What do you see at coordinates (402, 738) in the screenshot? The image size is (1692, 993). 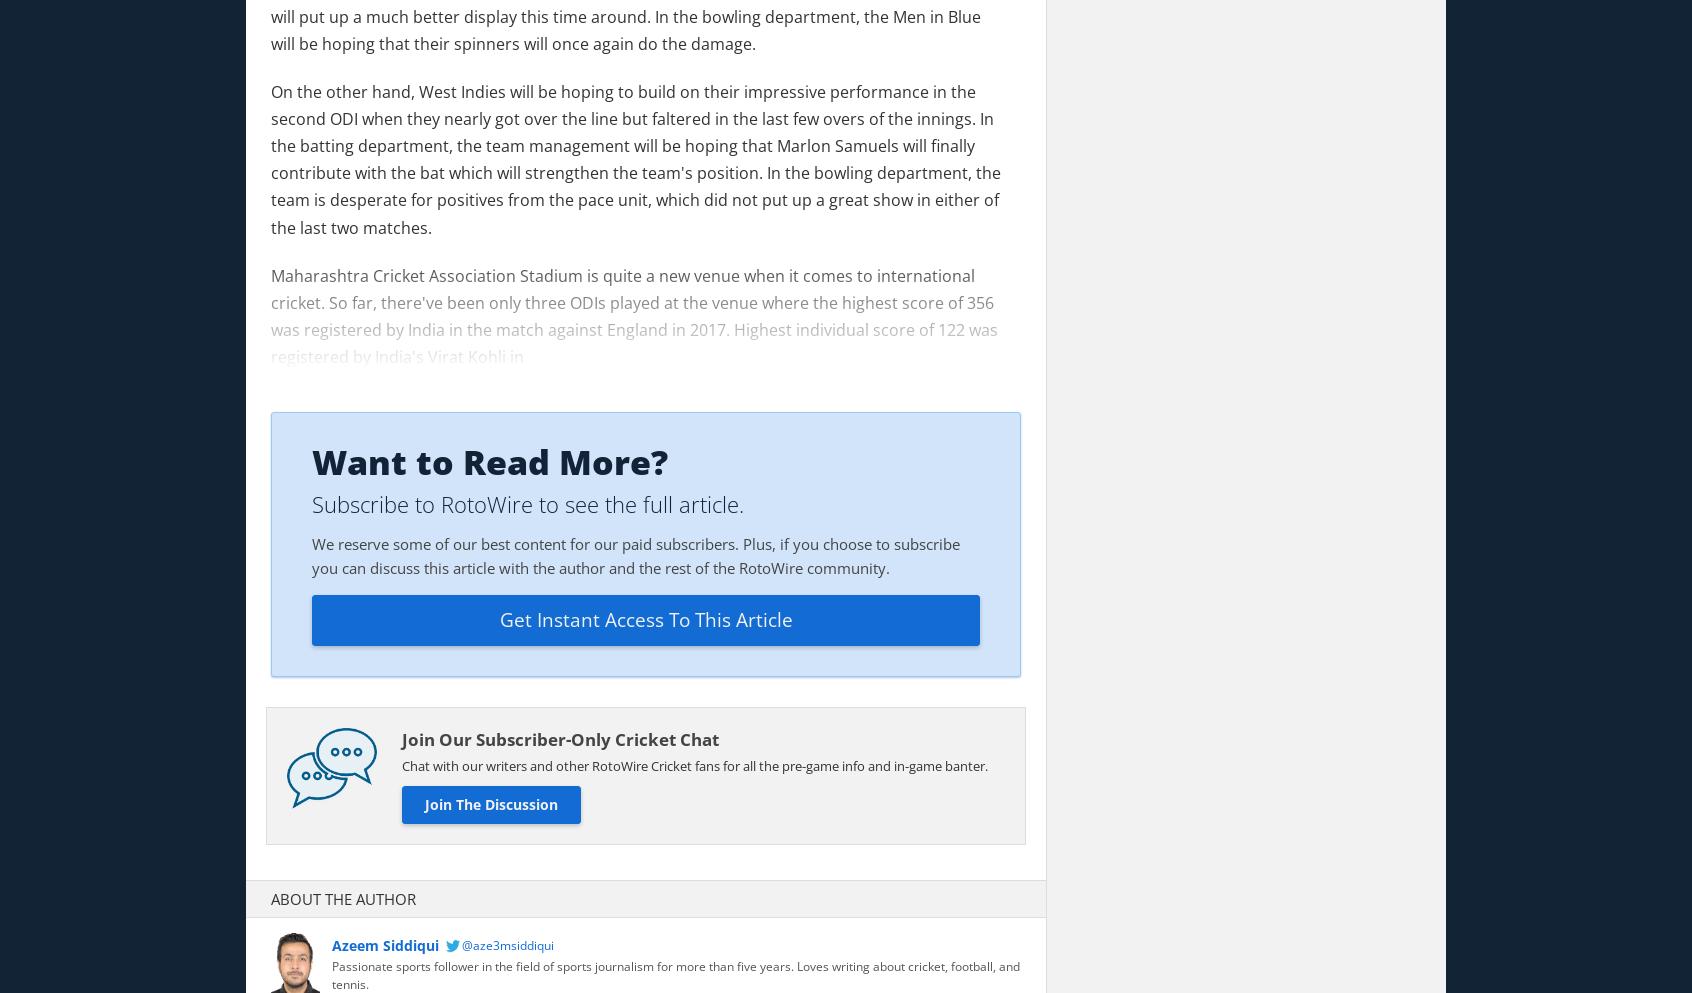 I see `'Join Our Subscriber-Only Cricket Chat'` at bounding box center [402, 738].